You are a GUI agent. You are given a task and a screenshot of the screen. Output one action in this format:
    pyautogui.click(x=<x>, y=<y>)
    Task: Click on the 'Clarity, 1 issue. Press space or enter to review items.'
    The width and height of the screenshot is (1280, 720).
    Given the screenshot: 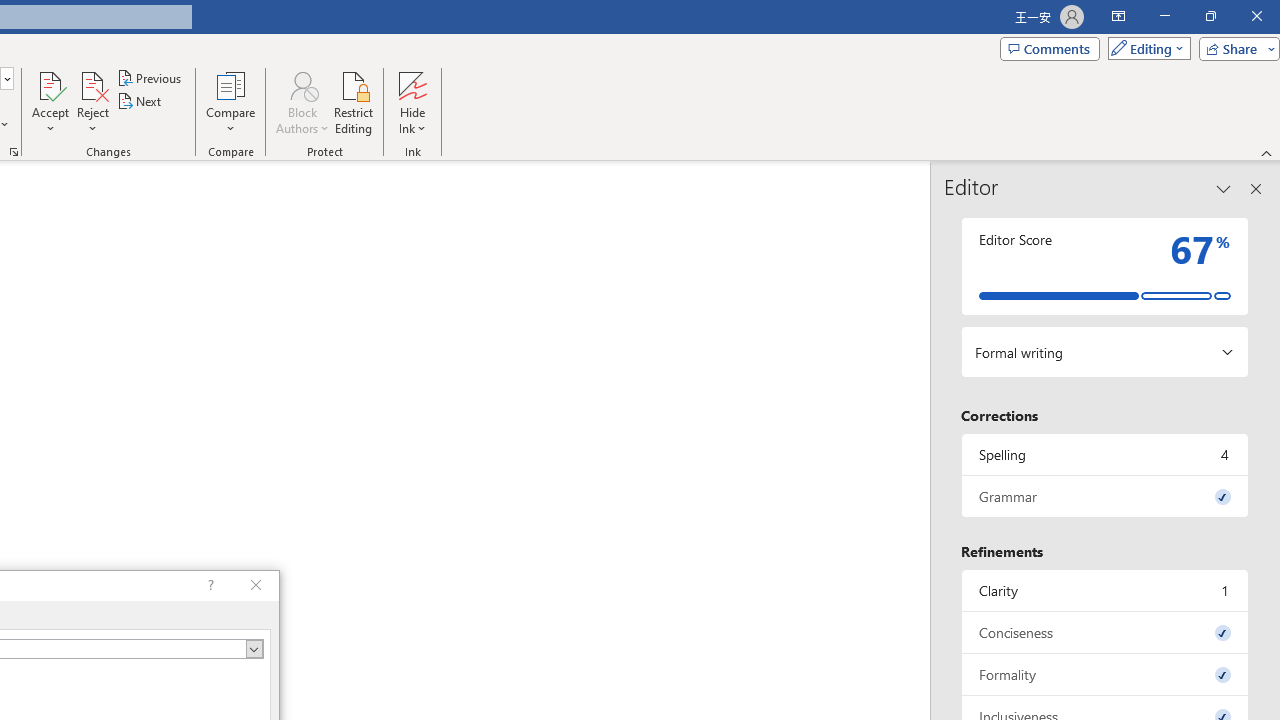 What is the action you would take?
    pyautogui.click(x=1104, y=589)
    